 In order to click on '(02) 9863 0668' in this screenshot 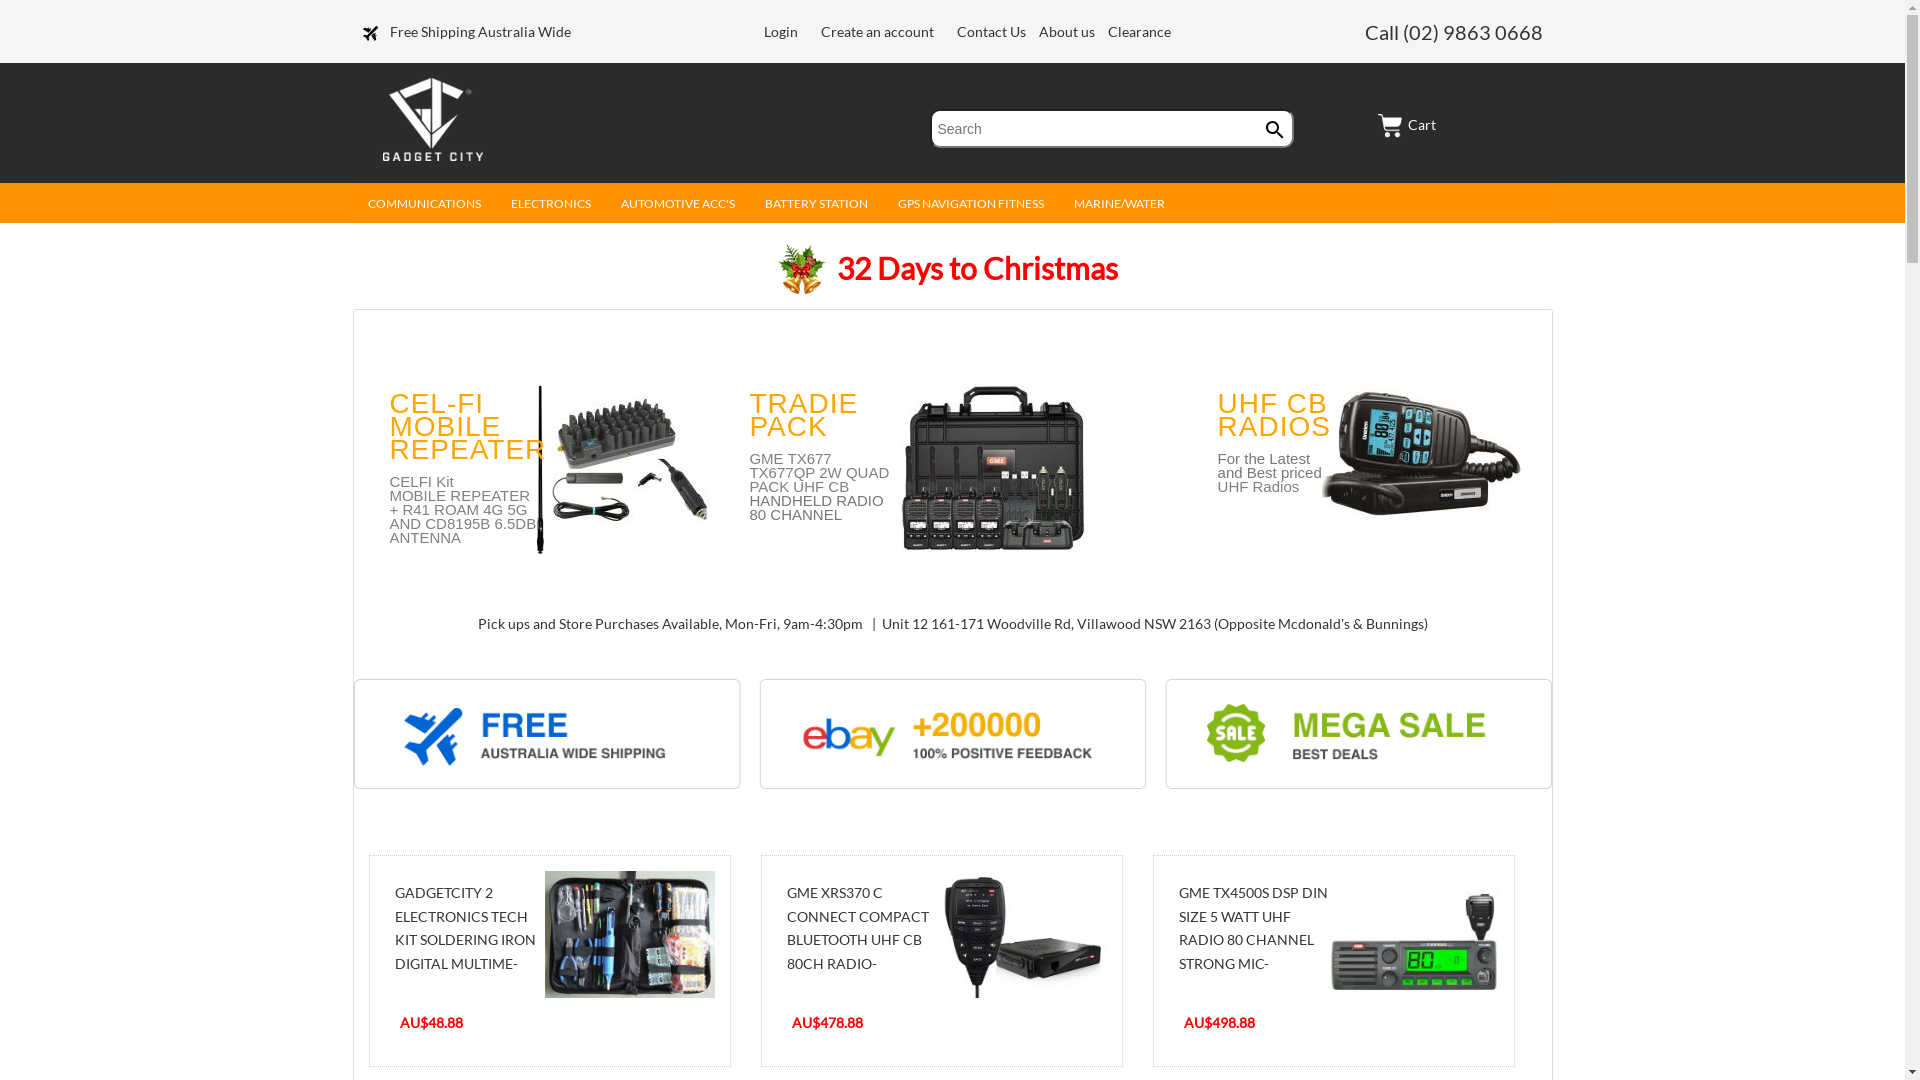, I will do `click(1472, 31)`.